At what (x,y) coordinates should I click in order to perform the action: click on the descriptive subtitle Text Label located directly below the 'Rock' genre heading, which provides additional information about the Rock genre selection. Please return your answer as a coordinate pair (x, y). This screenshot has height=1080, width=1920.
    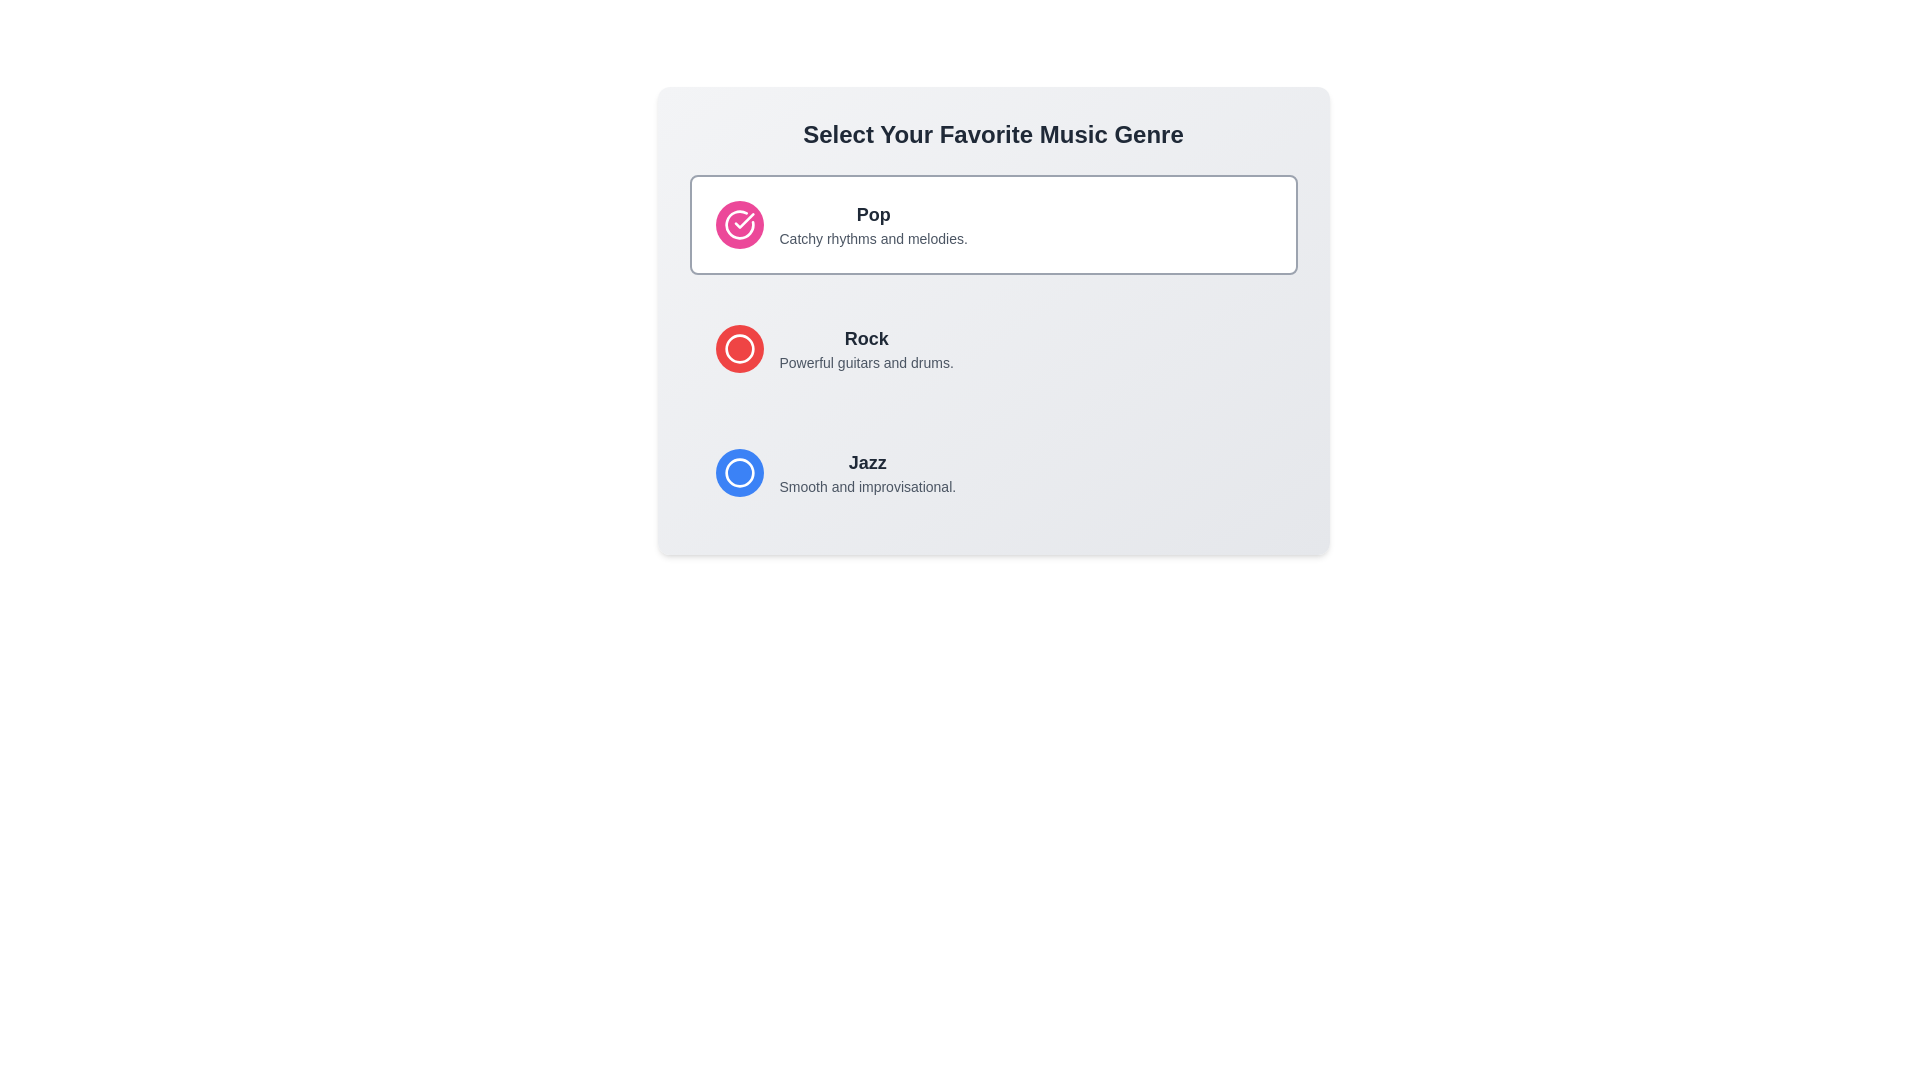
    Looking at the image, I should click on (866, 362).